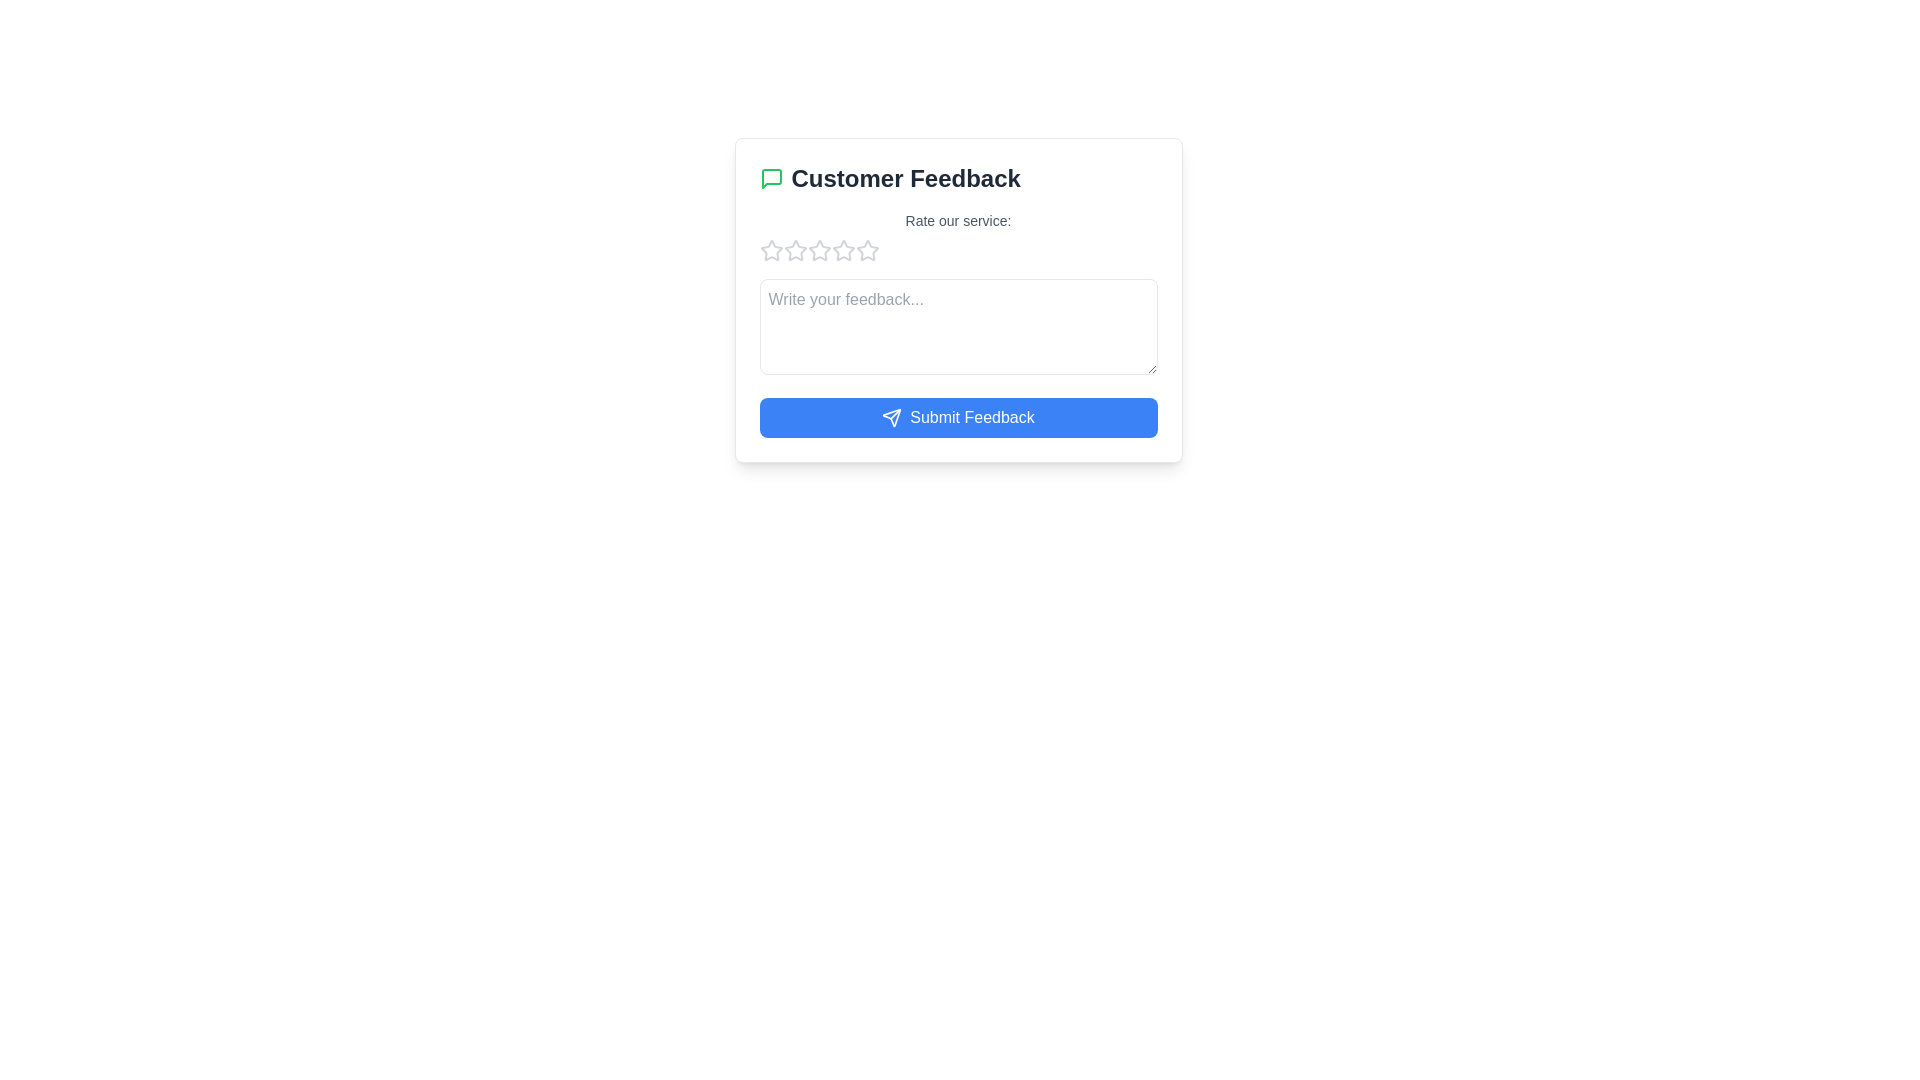  Describe the element at coordinates (770, 249) in the screenshot. I see `the first interactive rating star icon in the Customer Feedback form` at that location.